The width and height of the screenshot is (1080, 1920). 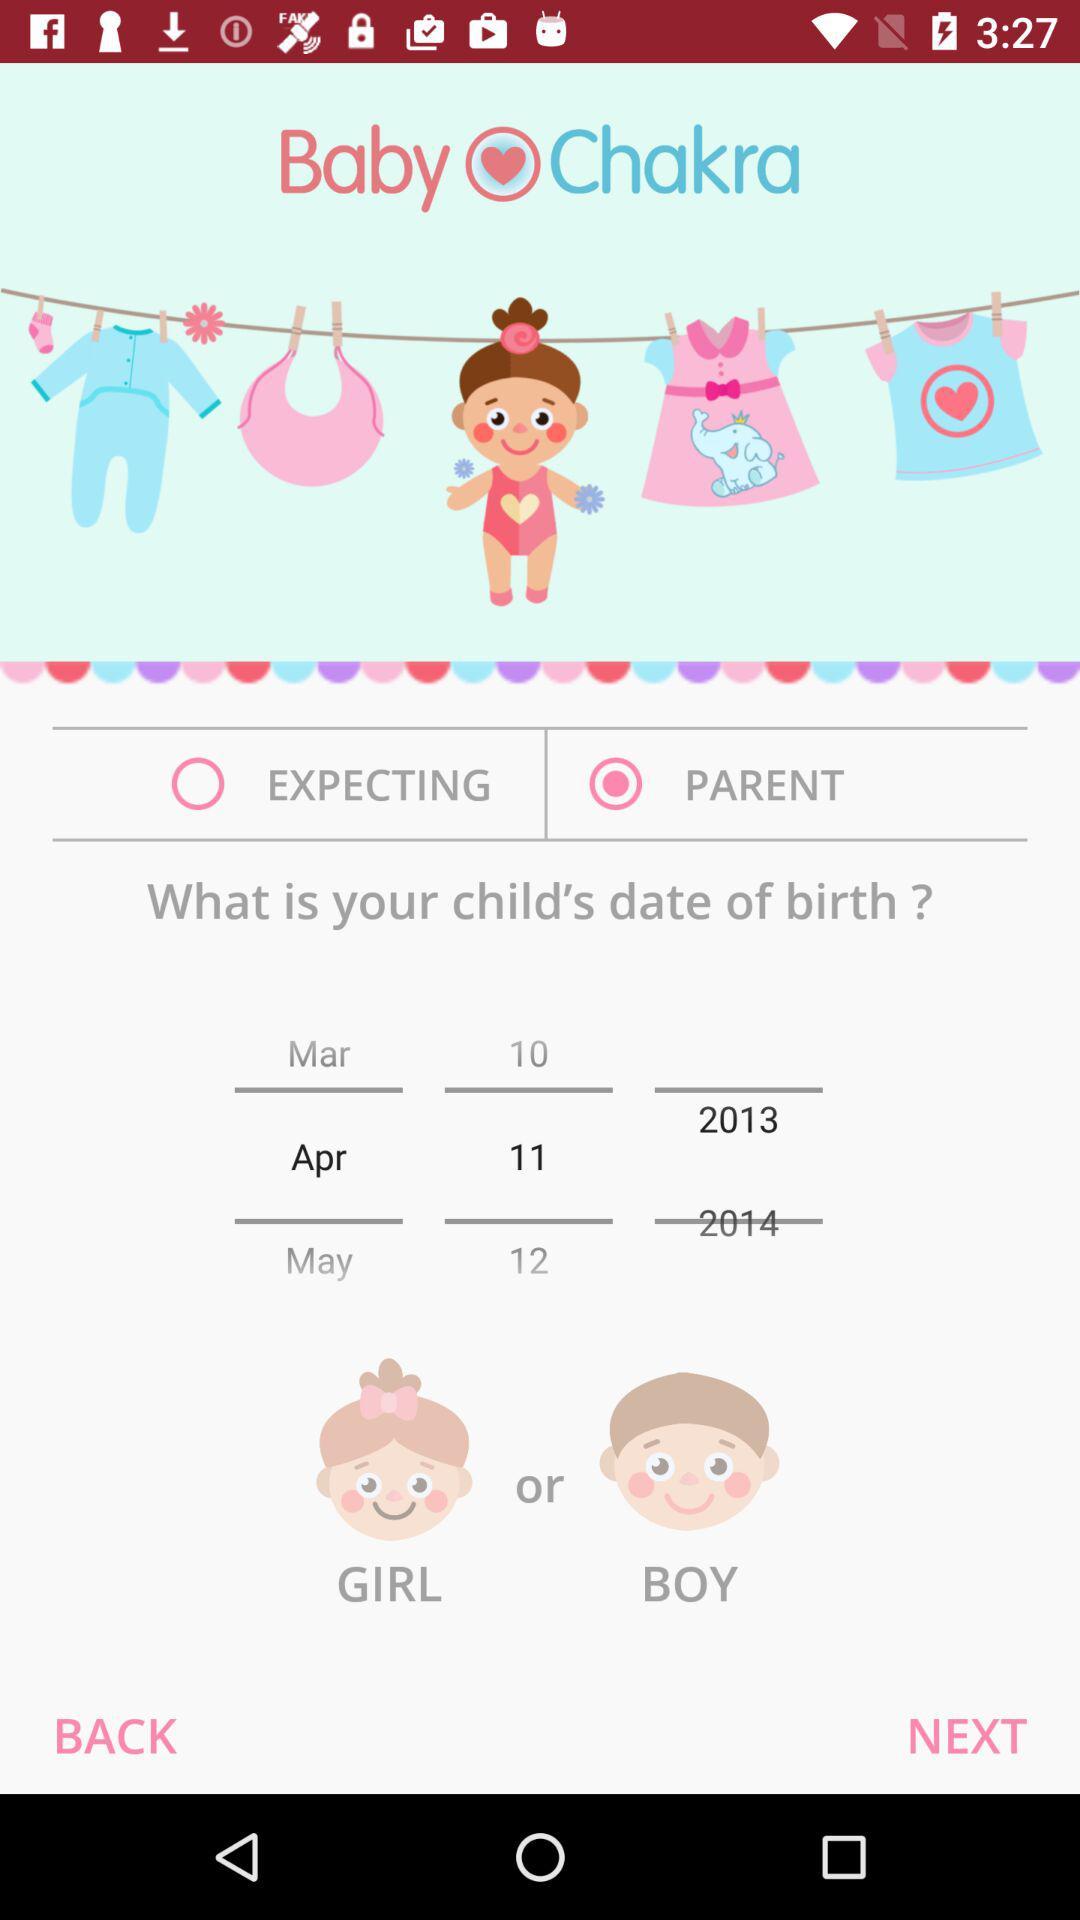 I want to click on the back, so click(x=114, y=1733).